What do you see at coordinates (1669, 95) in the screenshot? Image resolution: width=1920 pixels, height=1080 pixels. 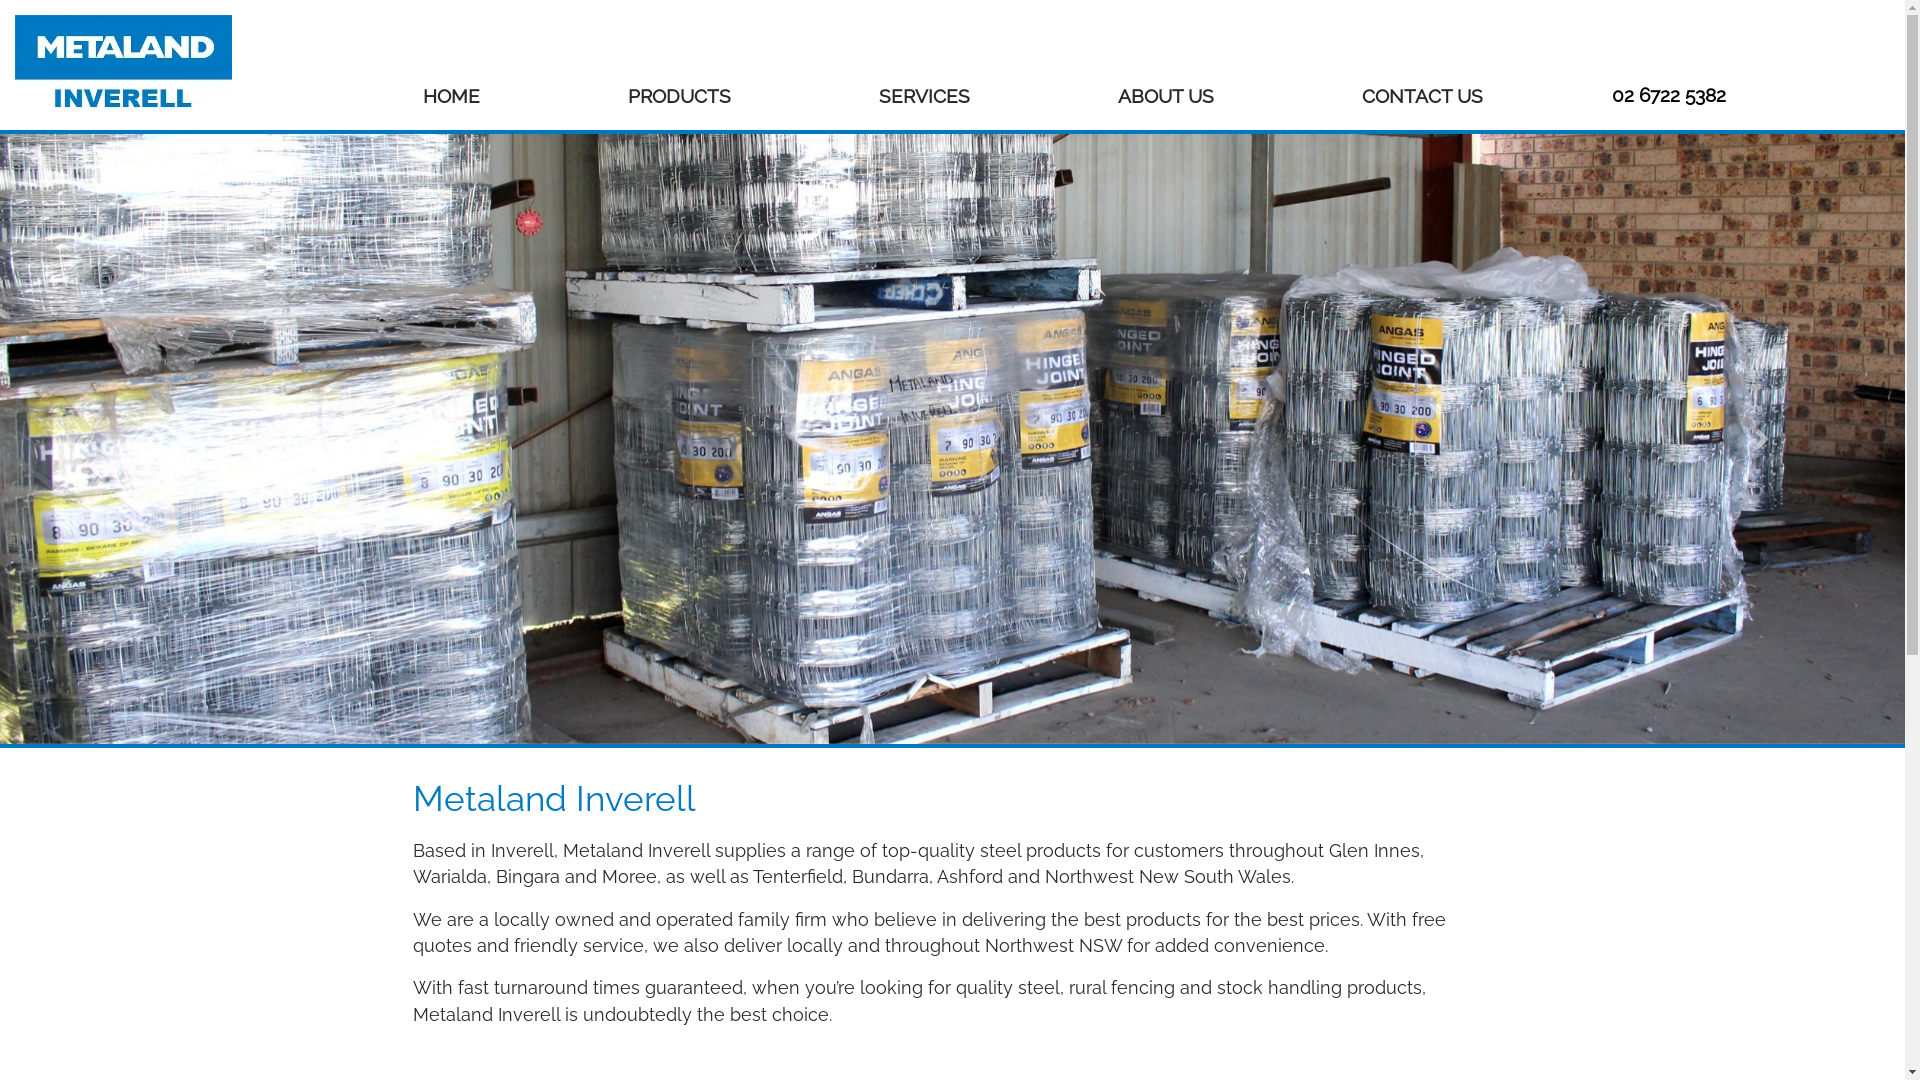 I see `'02 6722 5382'` at bounding box center [1669, 95].